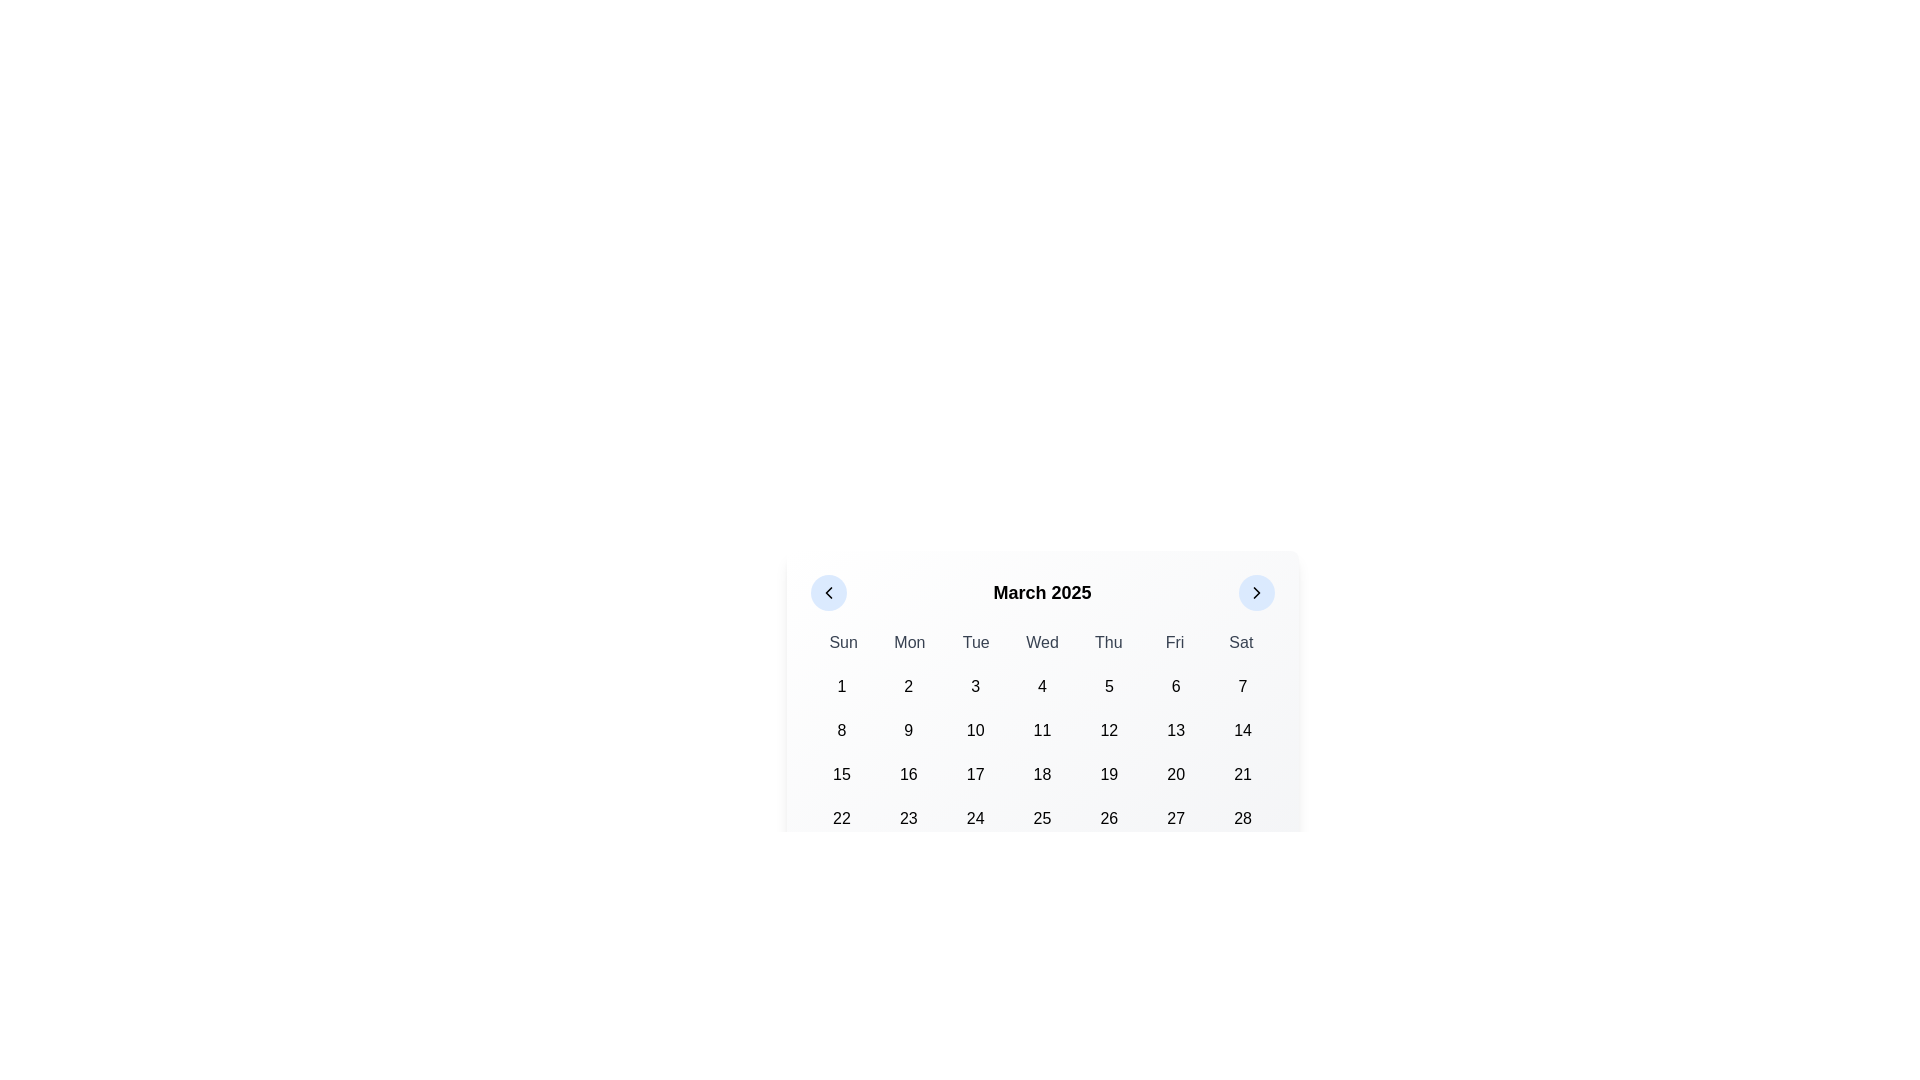 The width and height of the screenshot is (1920, 1080). Describe the element at coordinates (908, 643) in the screenshot. I see `the static text label denoting 'Monday' within the calendar interface, positioned between 'Sun' and 'Tue'` at that location.